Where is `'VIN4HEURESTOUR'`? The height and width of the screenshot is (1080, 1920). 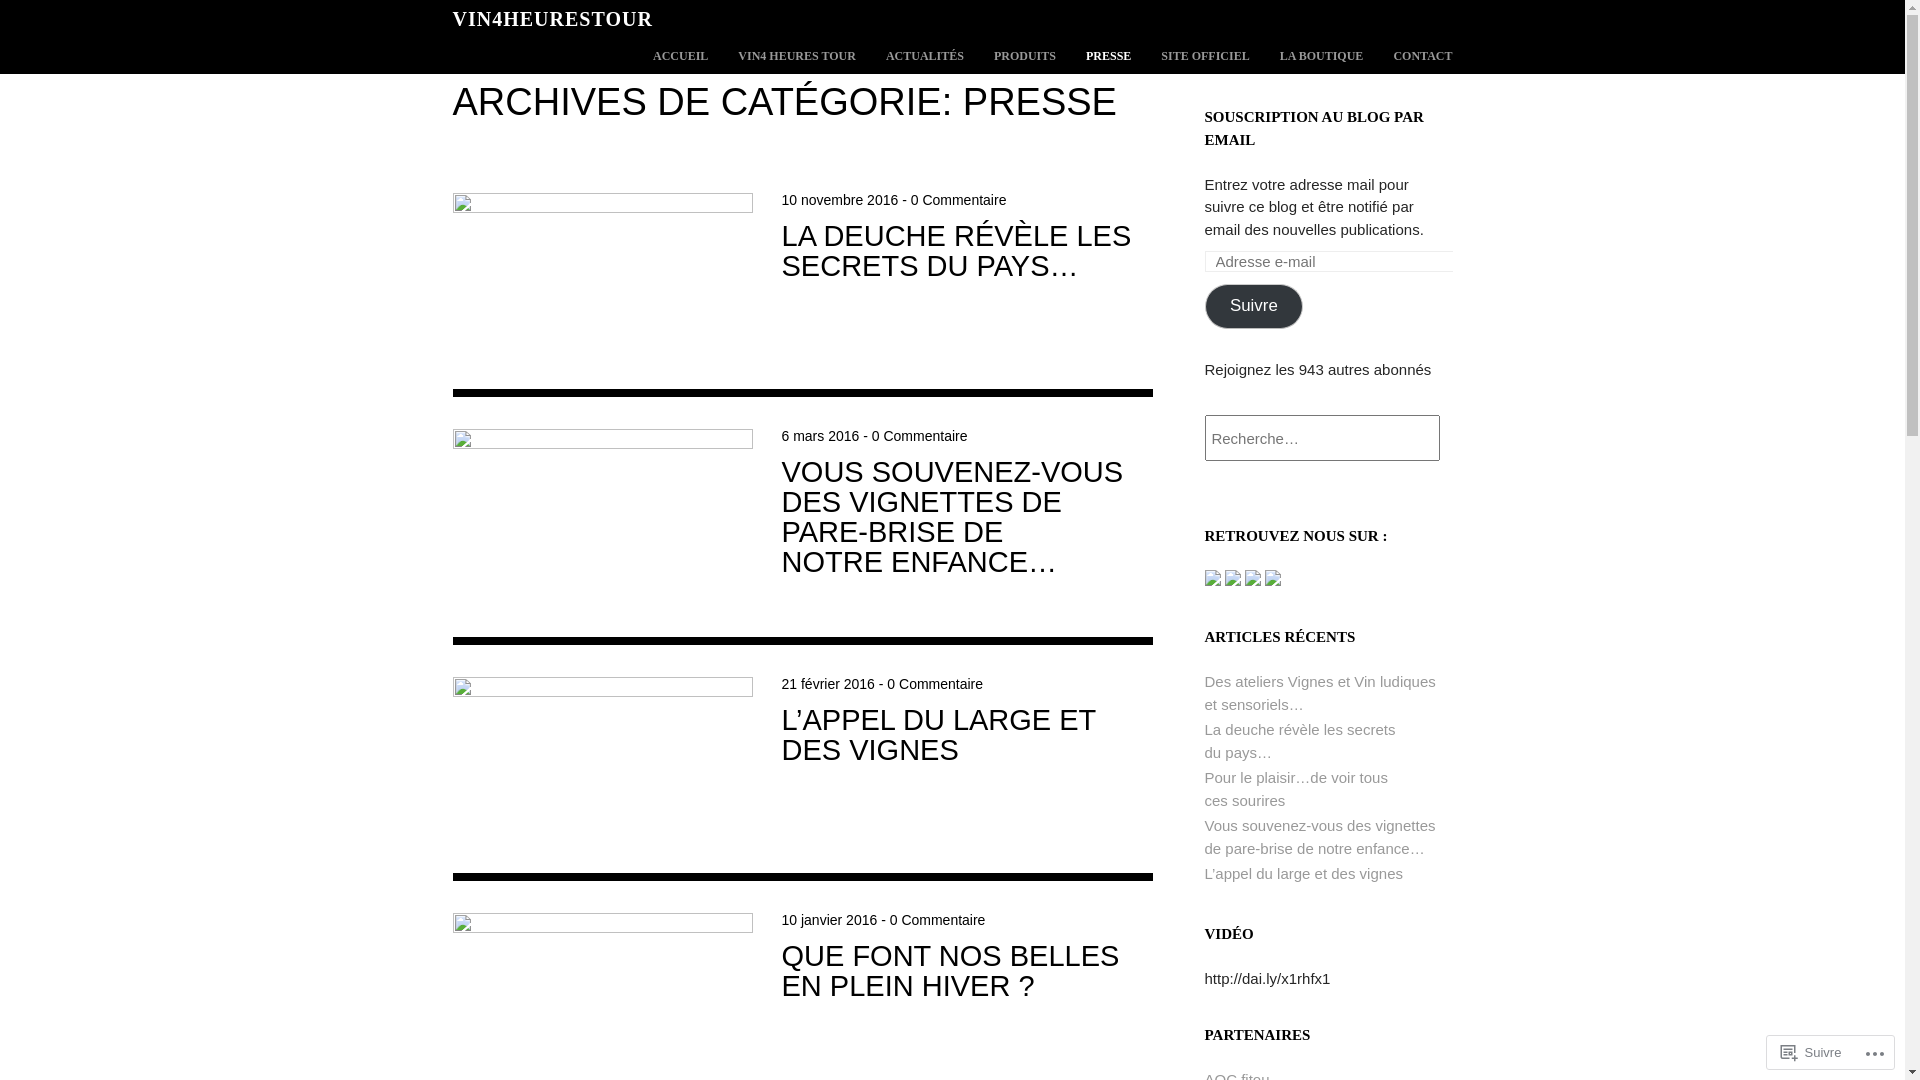
'VIN4HEURESTOUR' is located at coordinates (552, 19).